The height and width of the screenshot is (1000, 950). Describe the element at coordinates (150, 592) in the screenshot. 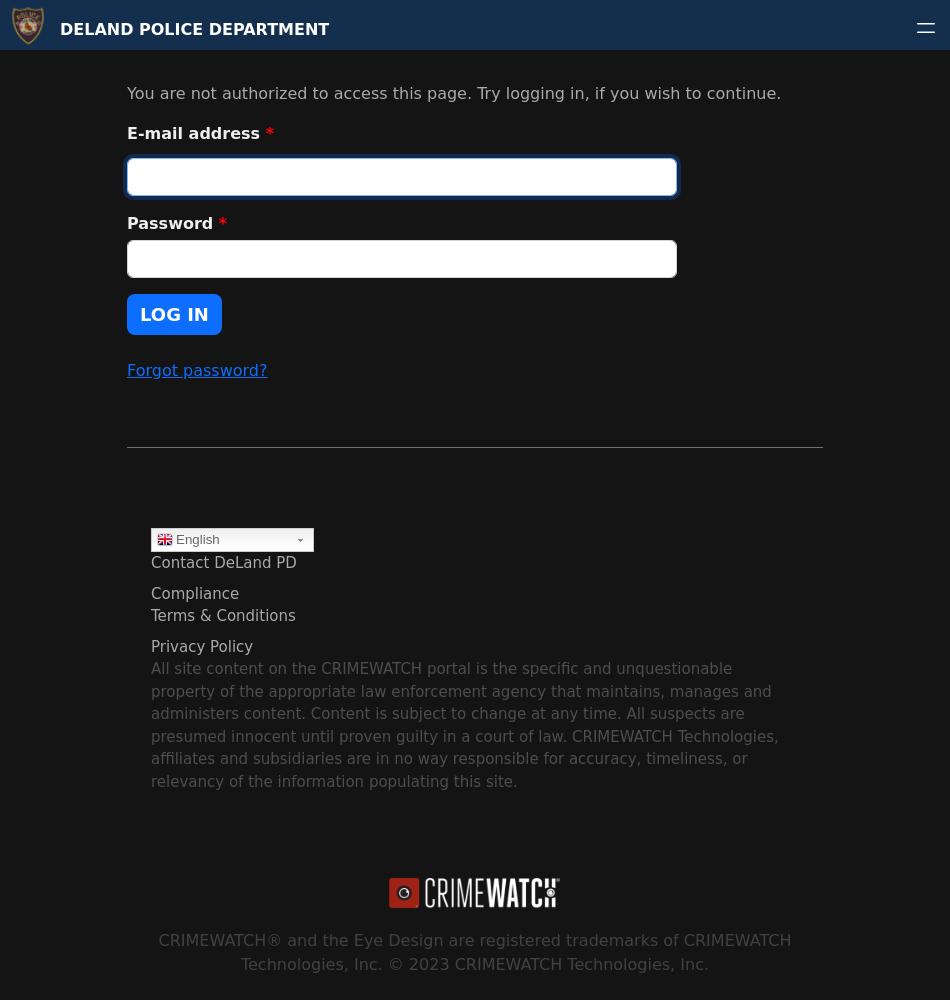

I see `'Compliance'` at that location.